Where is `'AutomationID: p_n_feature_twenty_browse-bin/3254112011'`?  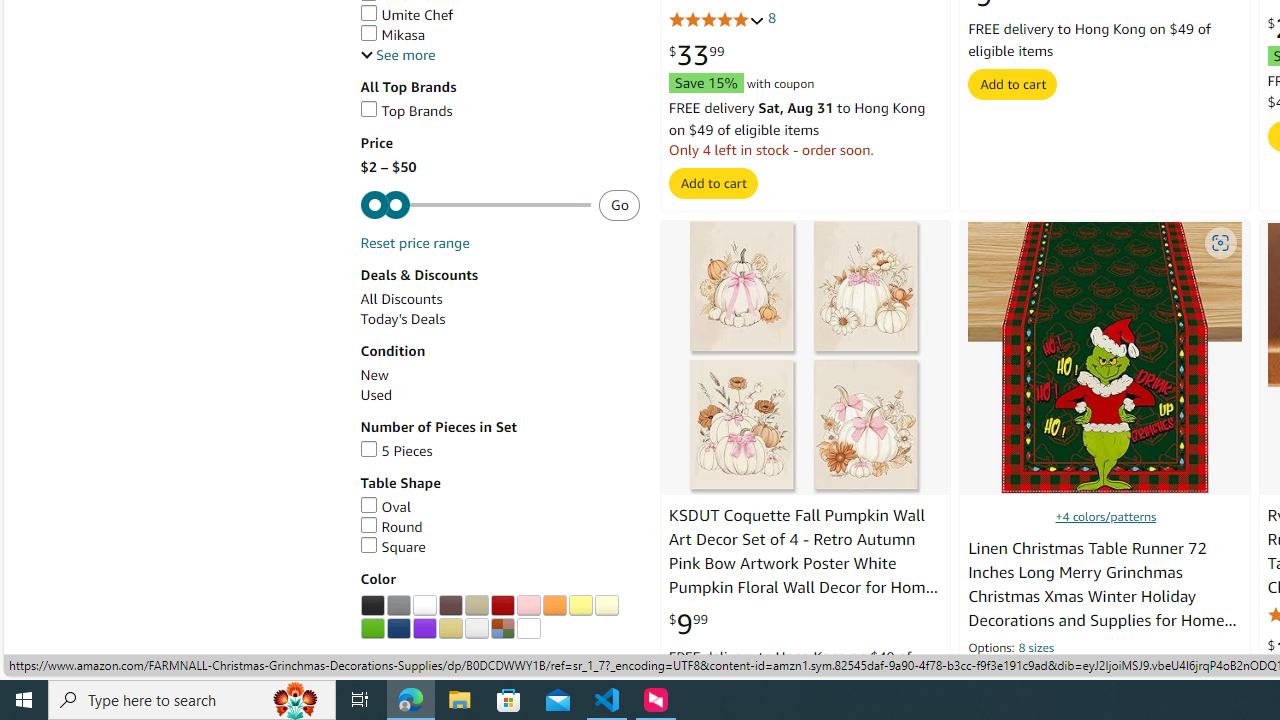 'AutomationID: p_n_feature_twenty_browse-bin/3254112011' is located at coordinates (475, 627).